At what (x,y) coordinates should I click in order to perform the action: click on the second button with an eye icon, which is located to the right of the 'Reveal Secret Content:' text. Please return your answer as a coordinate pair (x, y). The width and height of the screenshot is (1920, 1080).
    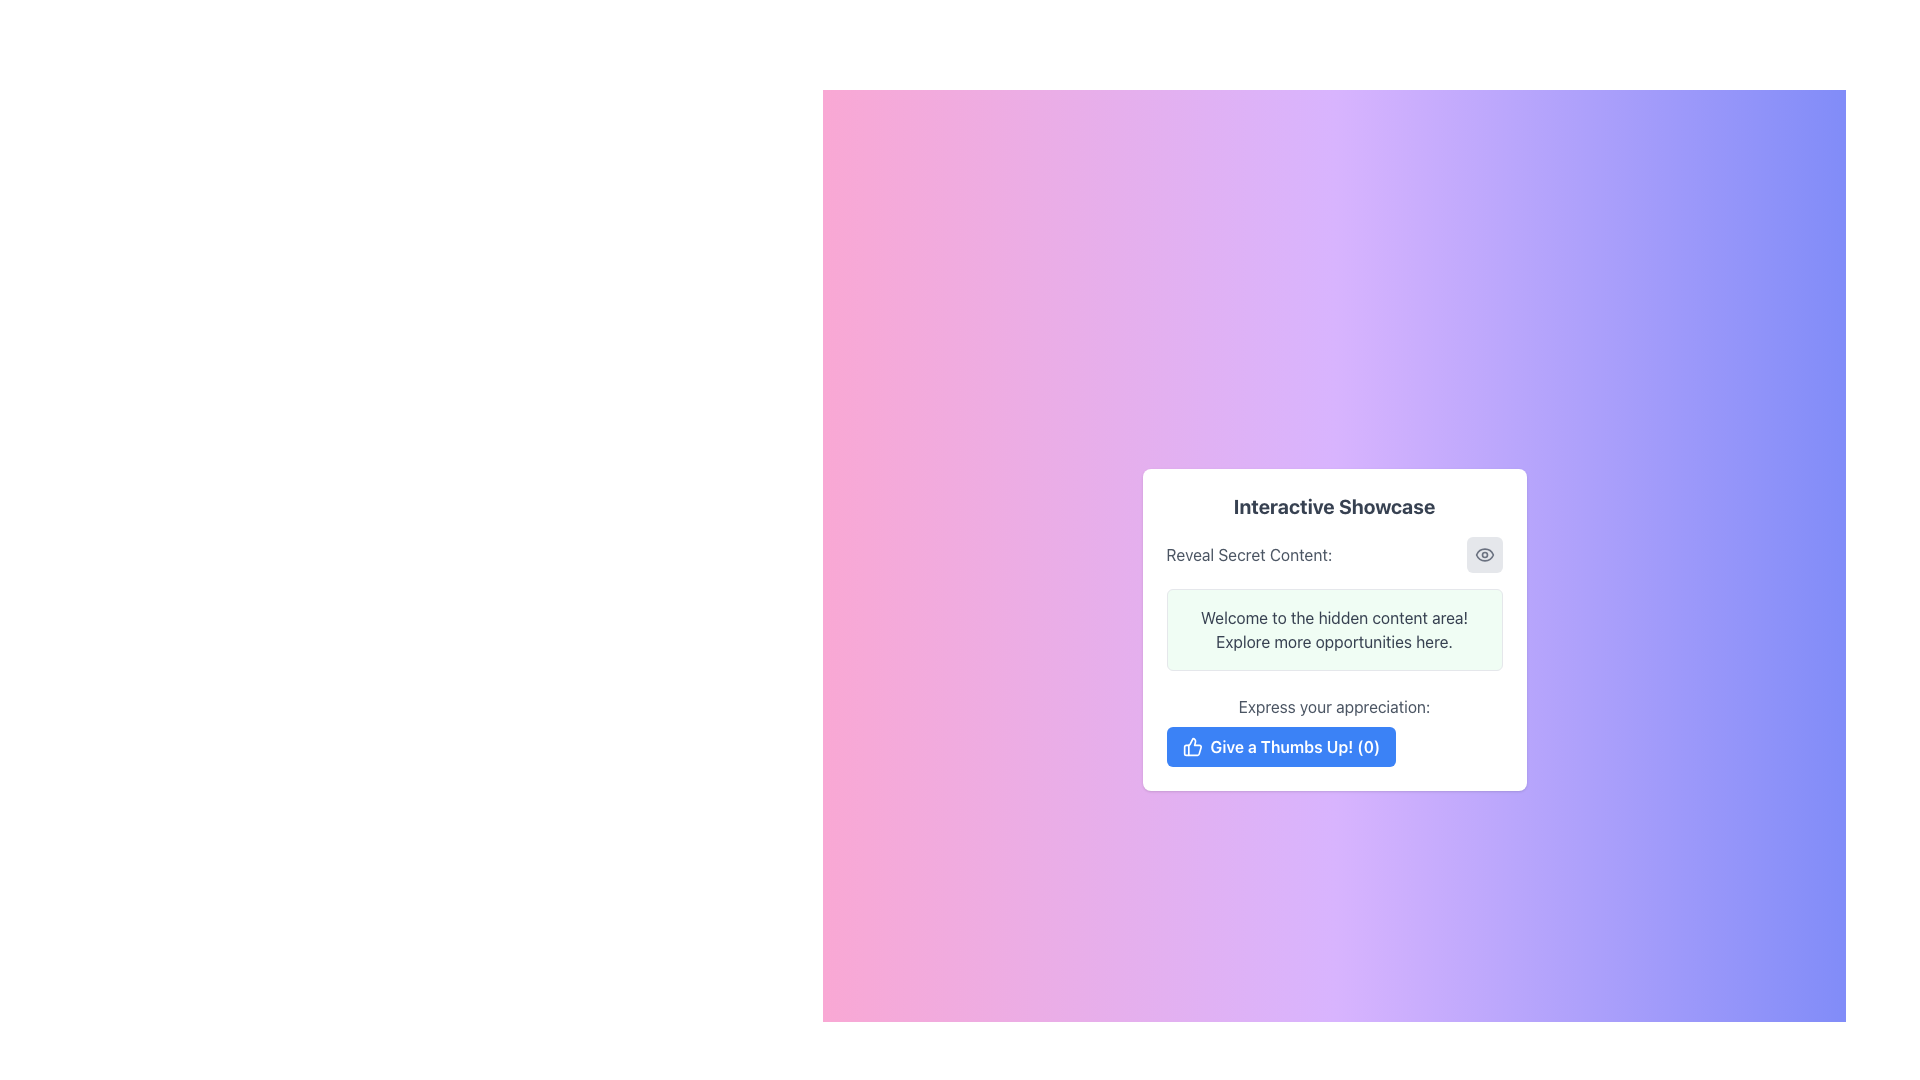
    Looking at the image, I should click on (1484, 555).